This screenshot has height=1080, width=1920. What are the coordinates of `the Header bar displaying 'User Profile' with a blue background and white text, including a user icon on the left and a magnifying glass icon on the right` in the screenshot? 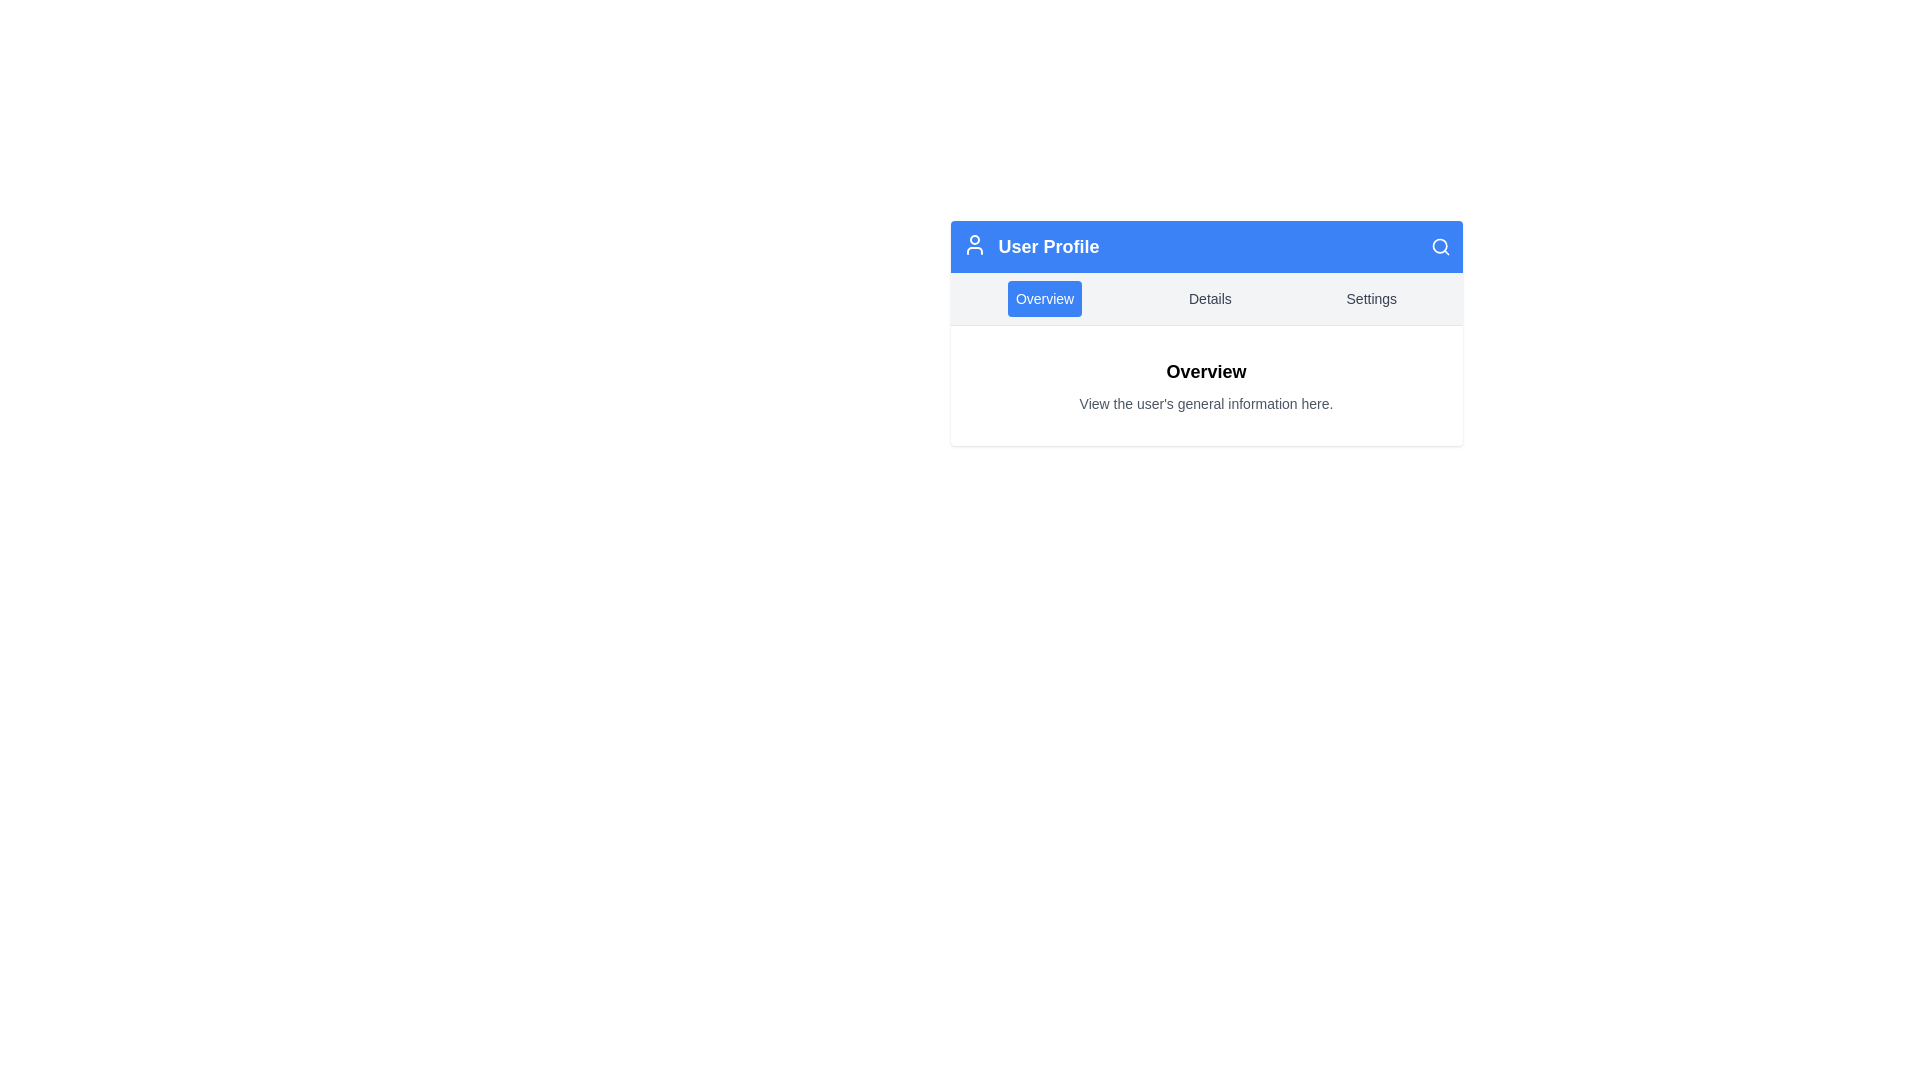 It's located at (1205, 245).